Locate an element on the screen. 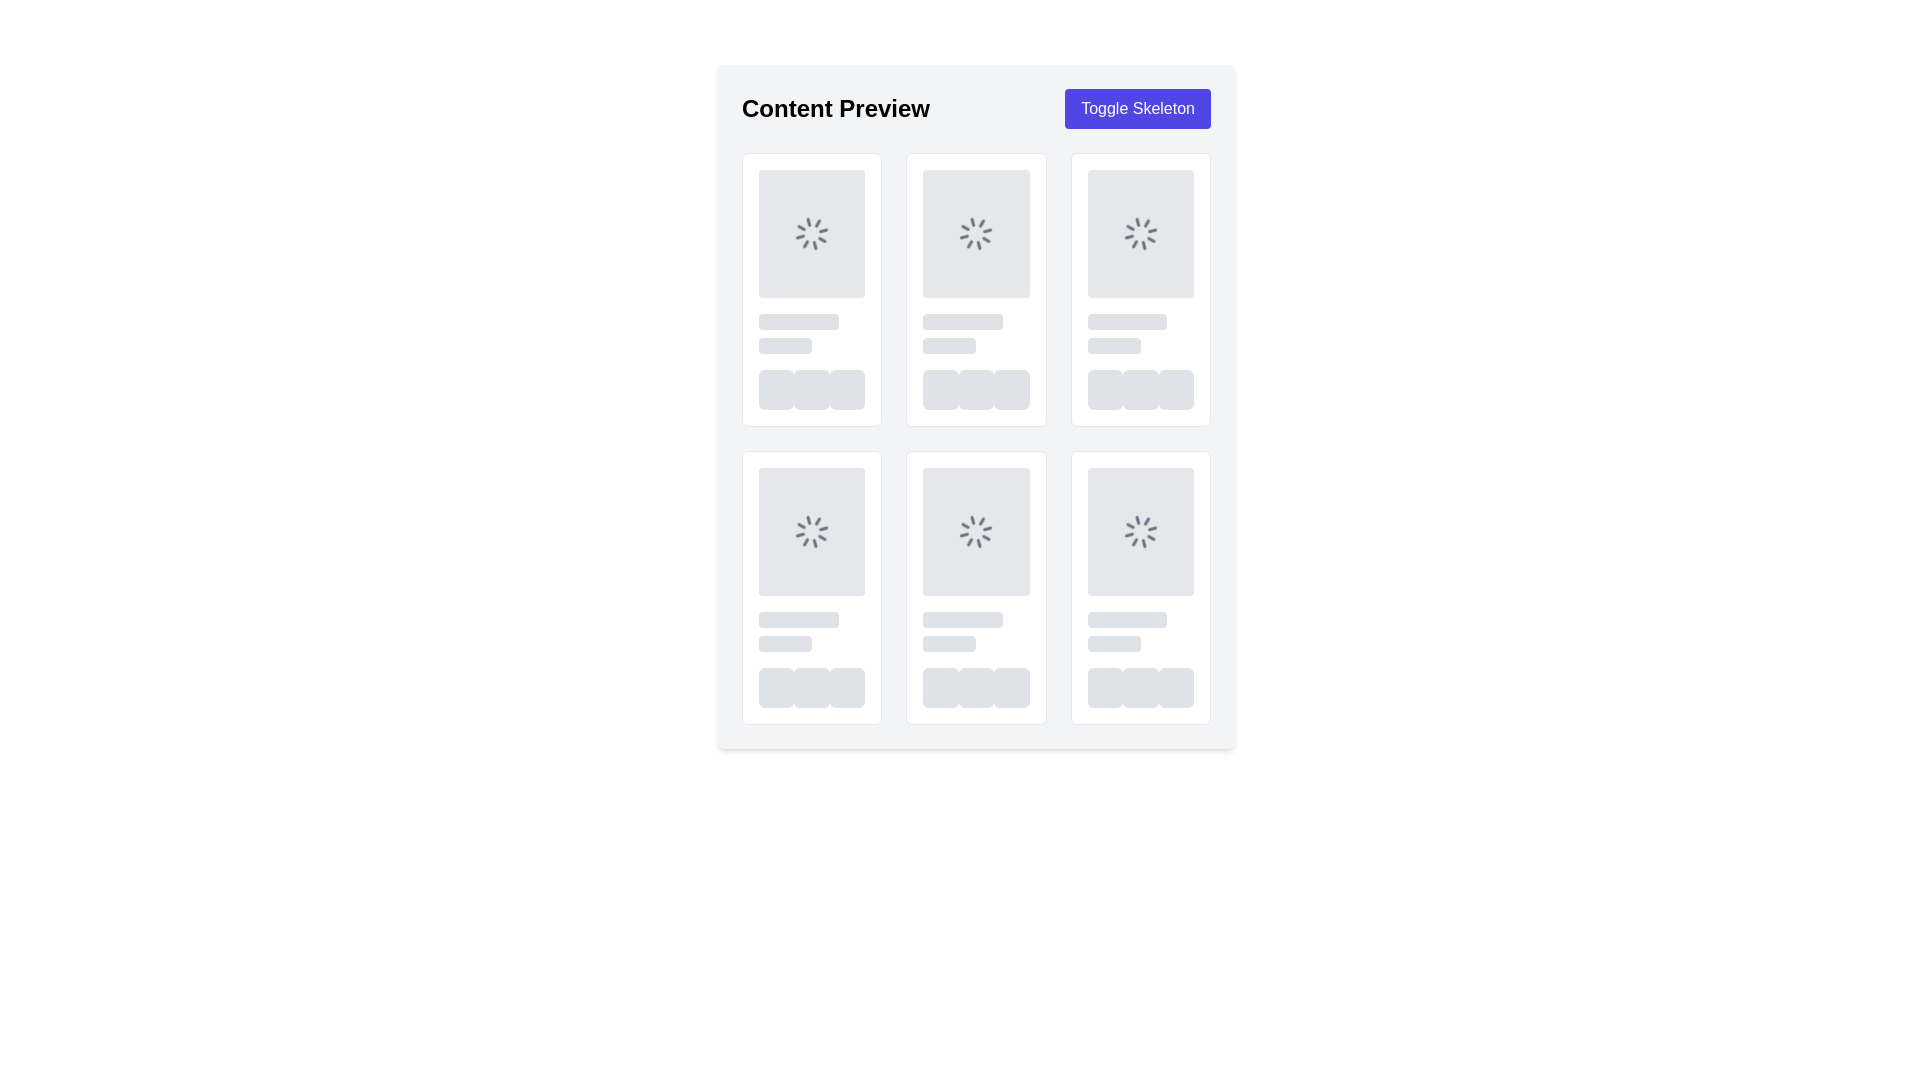 This screenshot has height=1080, width=1920. the loading indicator spinner icon, which is a circular arrangement of lines radiating outwards, indicating a loading state, located in the bottom row and middle column of the grid layout is located at coordinates (976, 531).